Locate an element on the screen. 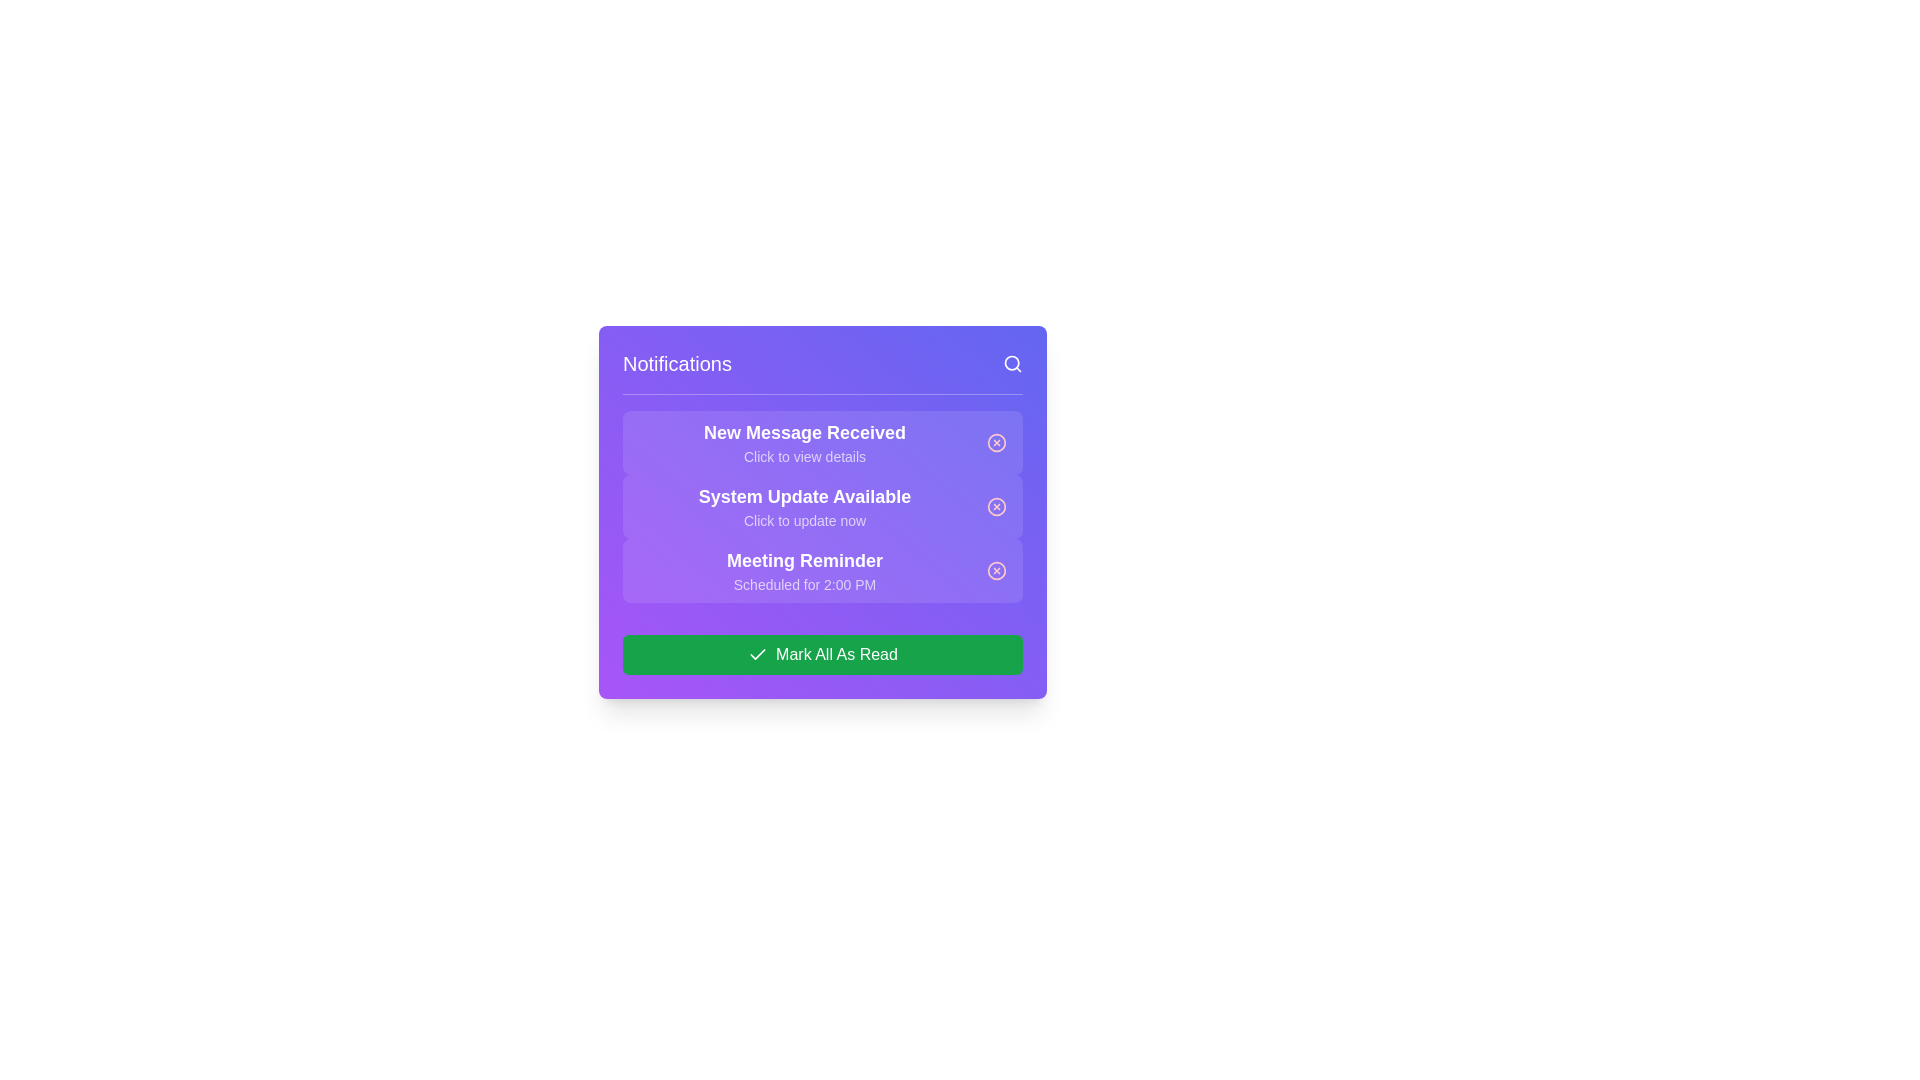  the search icon located in the top-right corner of the 'Notifications' section is located at coordinates (1012, 363).